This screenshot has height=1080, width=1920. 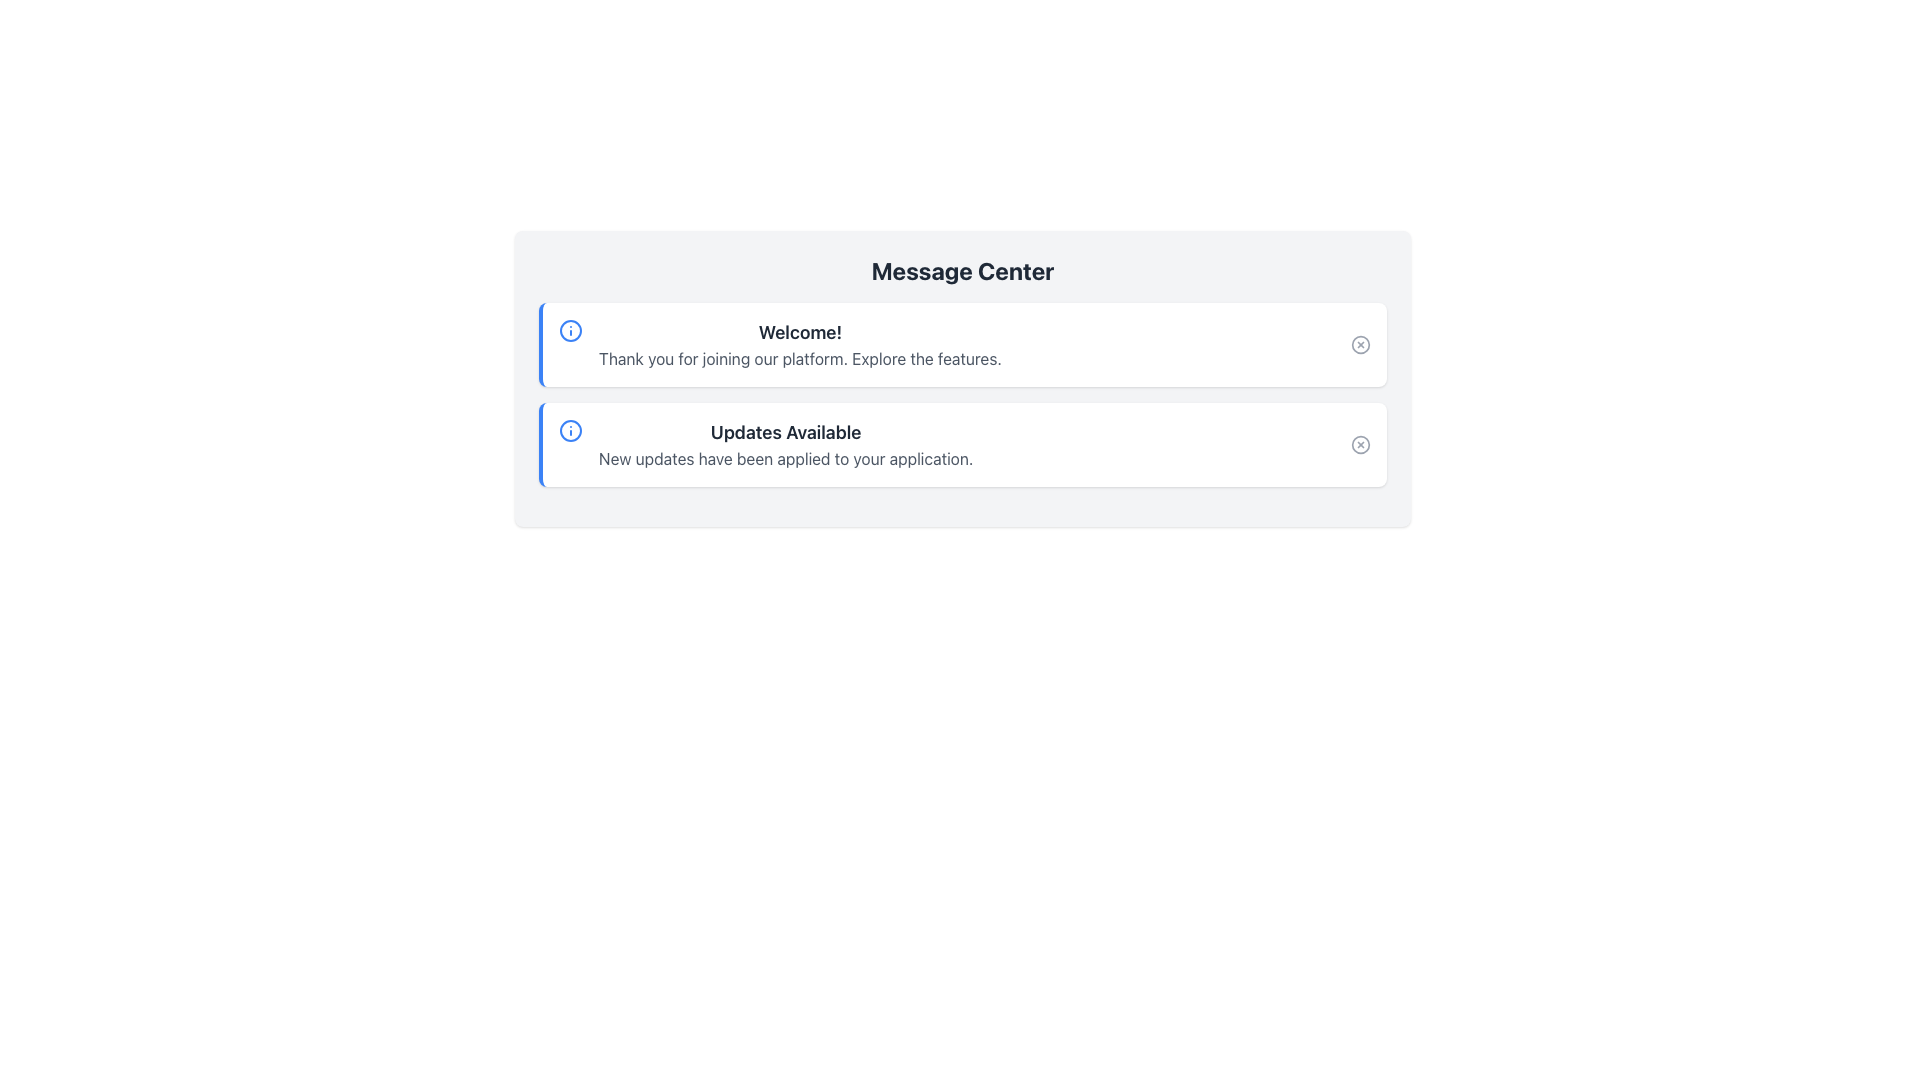 What do you see at coordinates (1360, 443) in the screenshot?
I see `the SVG circle graphic that serves as part of the close button for the message box located near the right edge of the lower message box` at bounding box center [1360, 443].